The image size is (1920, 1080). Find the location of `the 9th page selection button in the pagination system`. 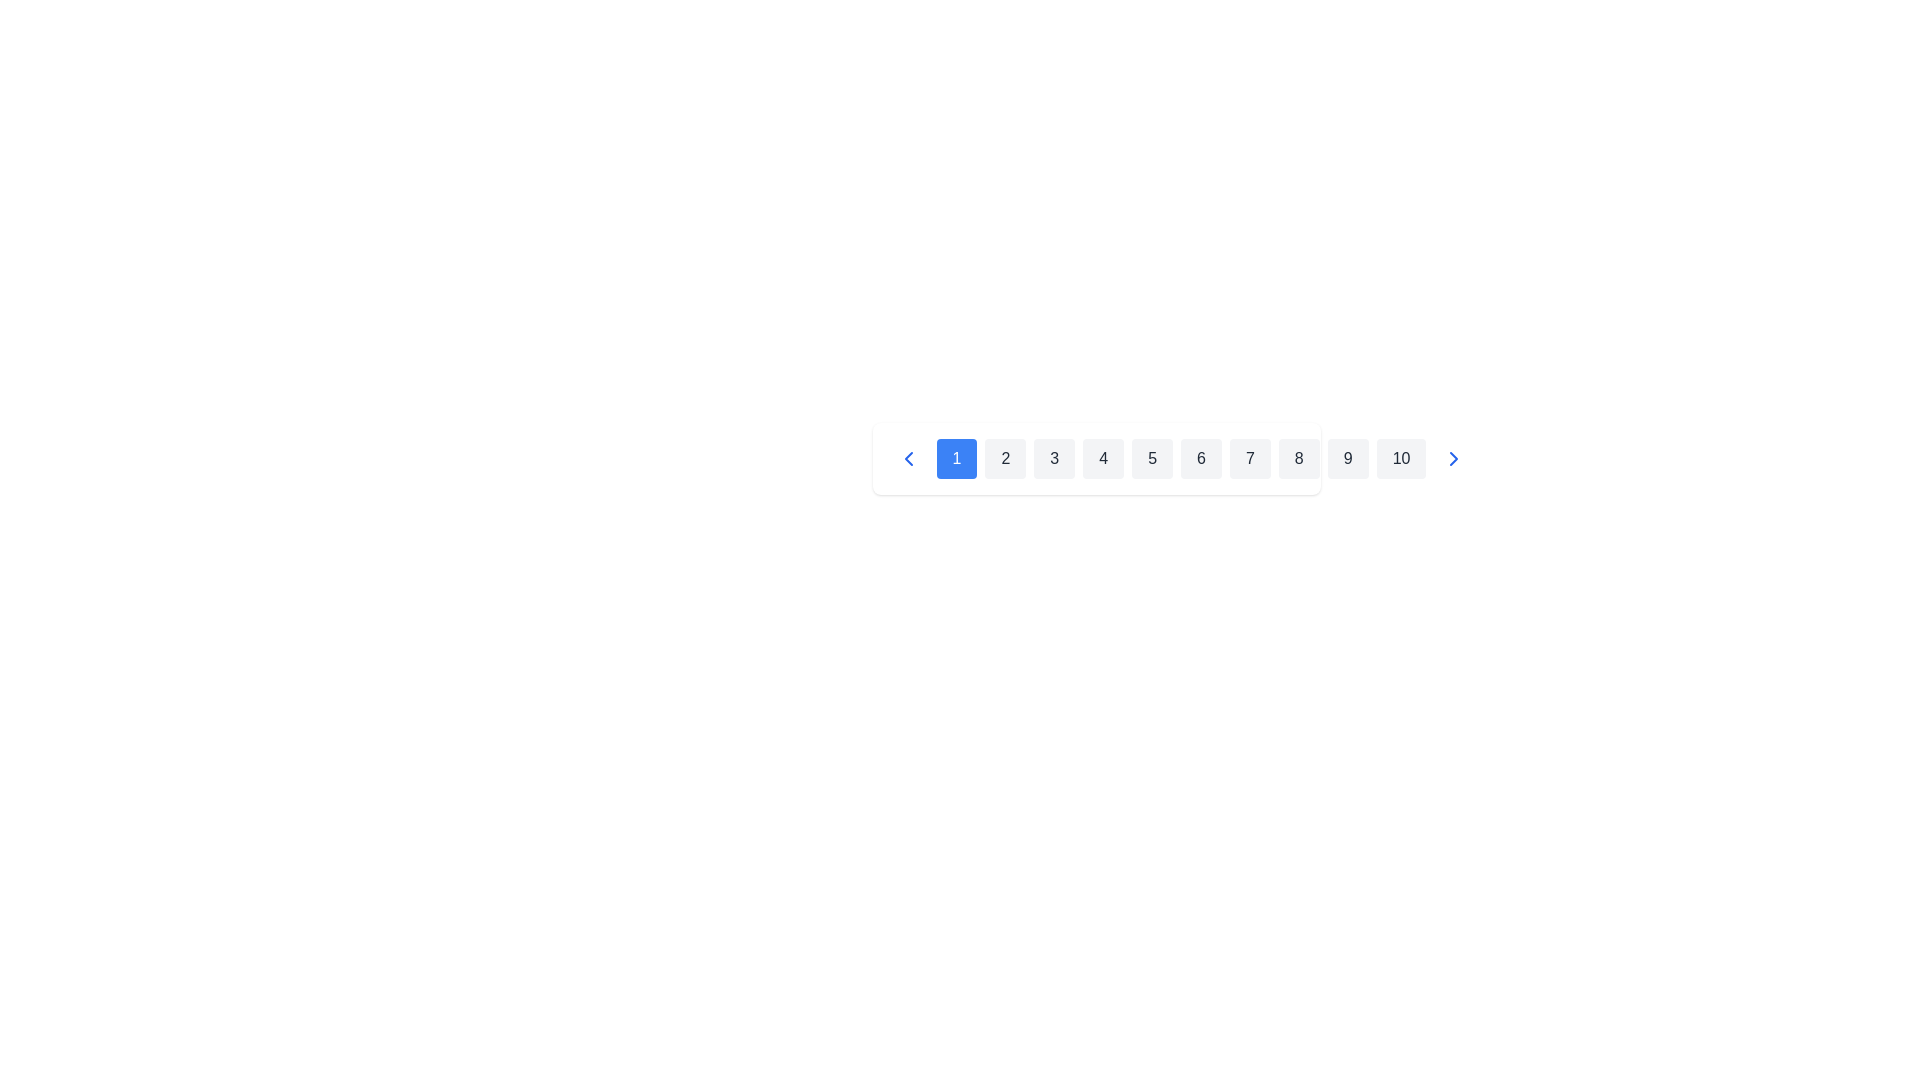

the 9th page selection button in the pagination system is located at coordinates (1348, 459).